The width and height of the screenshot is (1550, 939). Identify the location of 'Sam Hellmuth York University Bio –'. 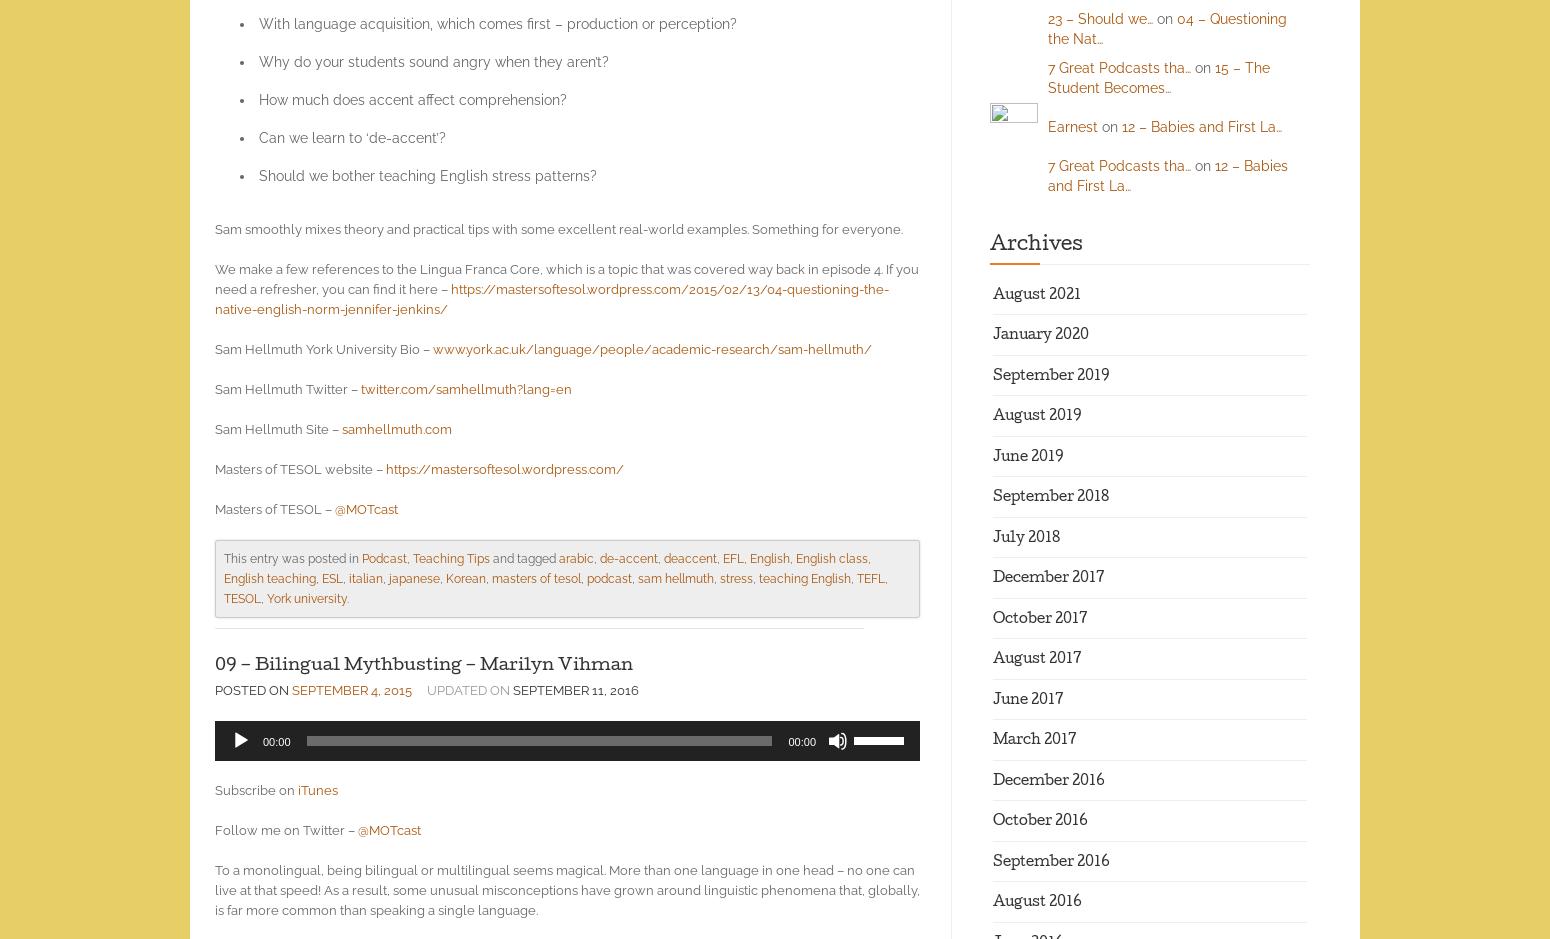
(322, 348).